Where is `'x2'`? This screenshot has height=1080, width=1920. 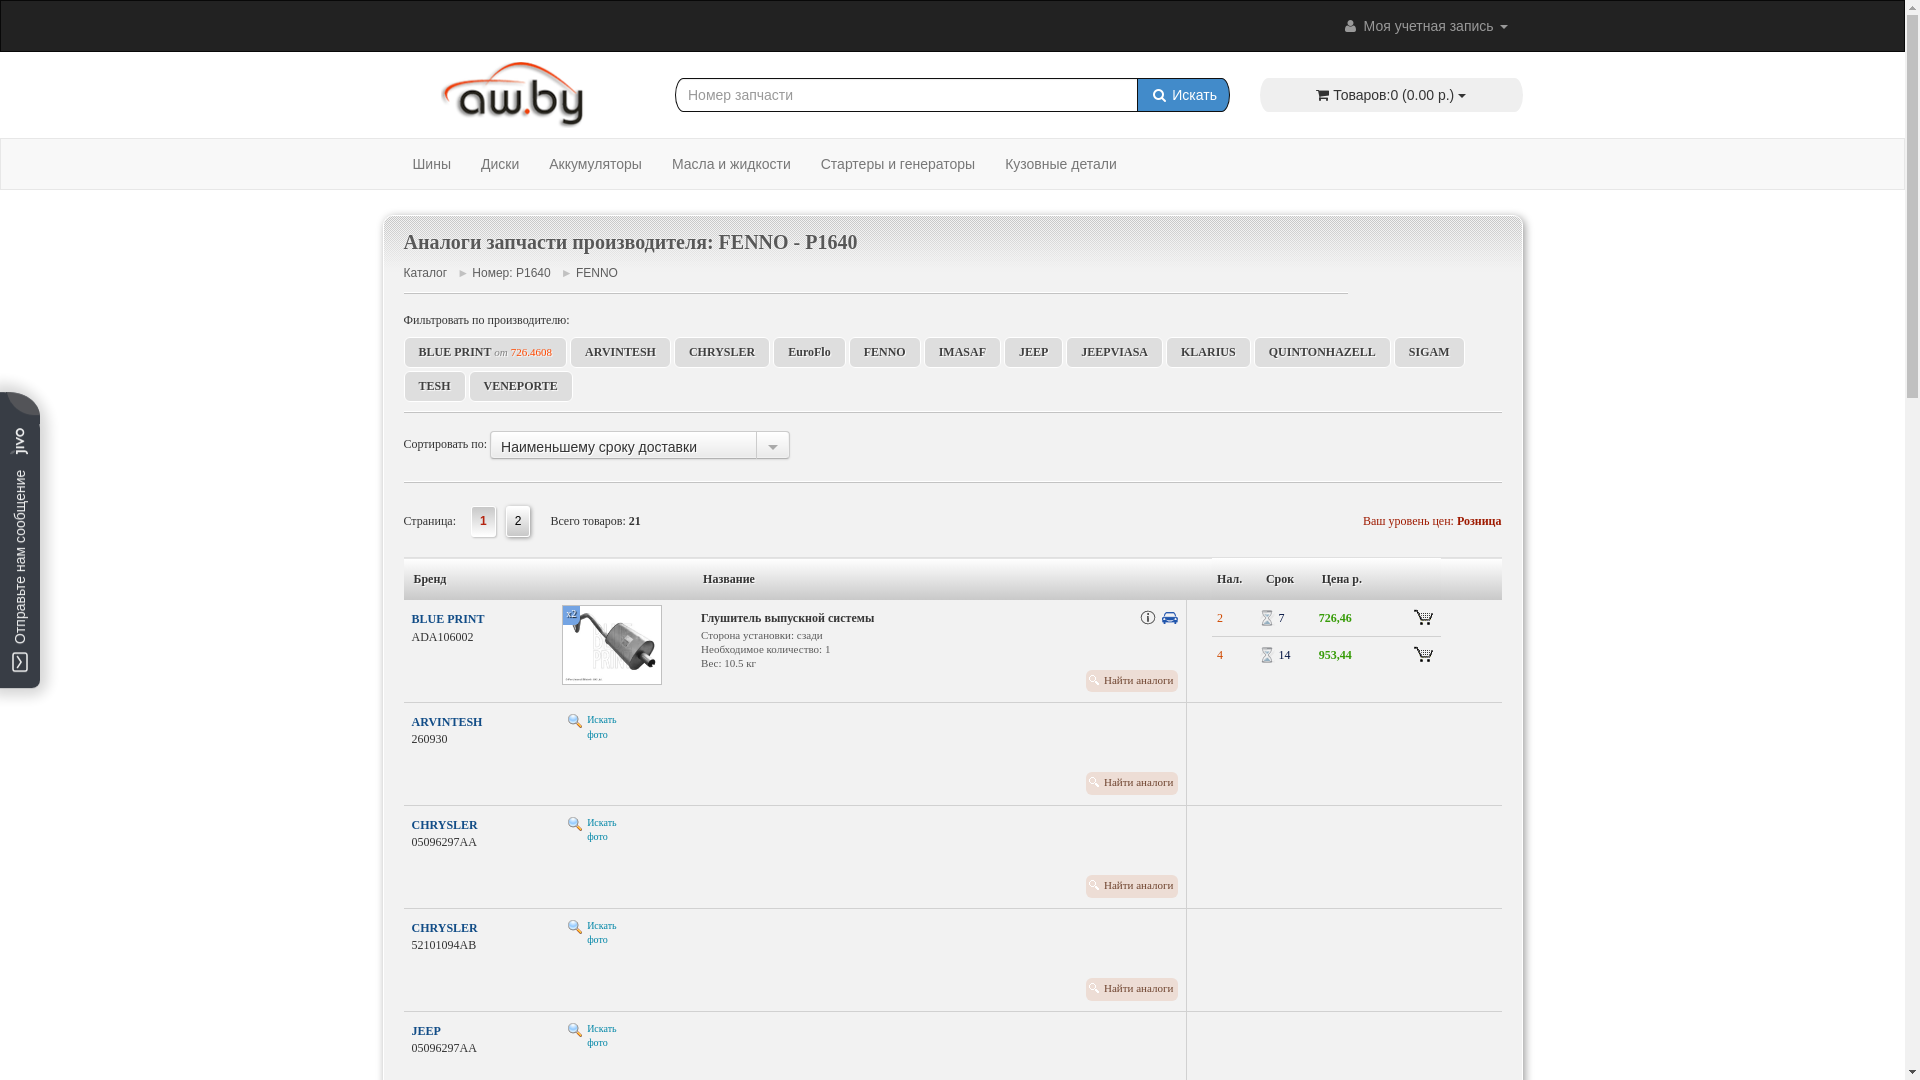
'x2' is located at coordinates (624, 644).